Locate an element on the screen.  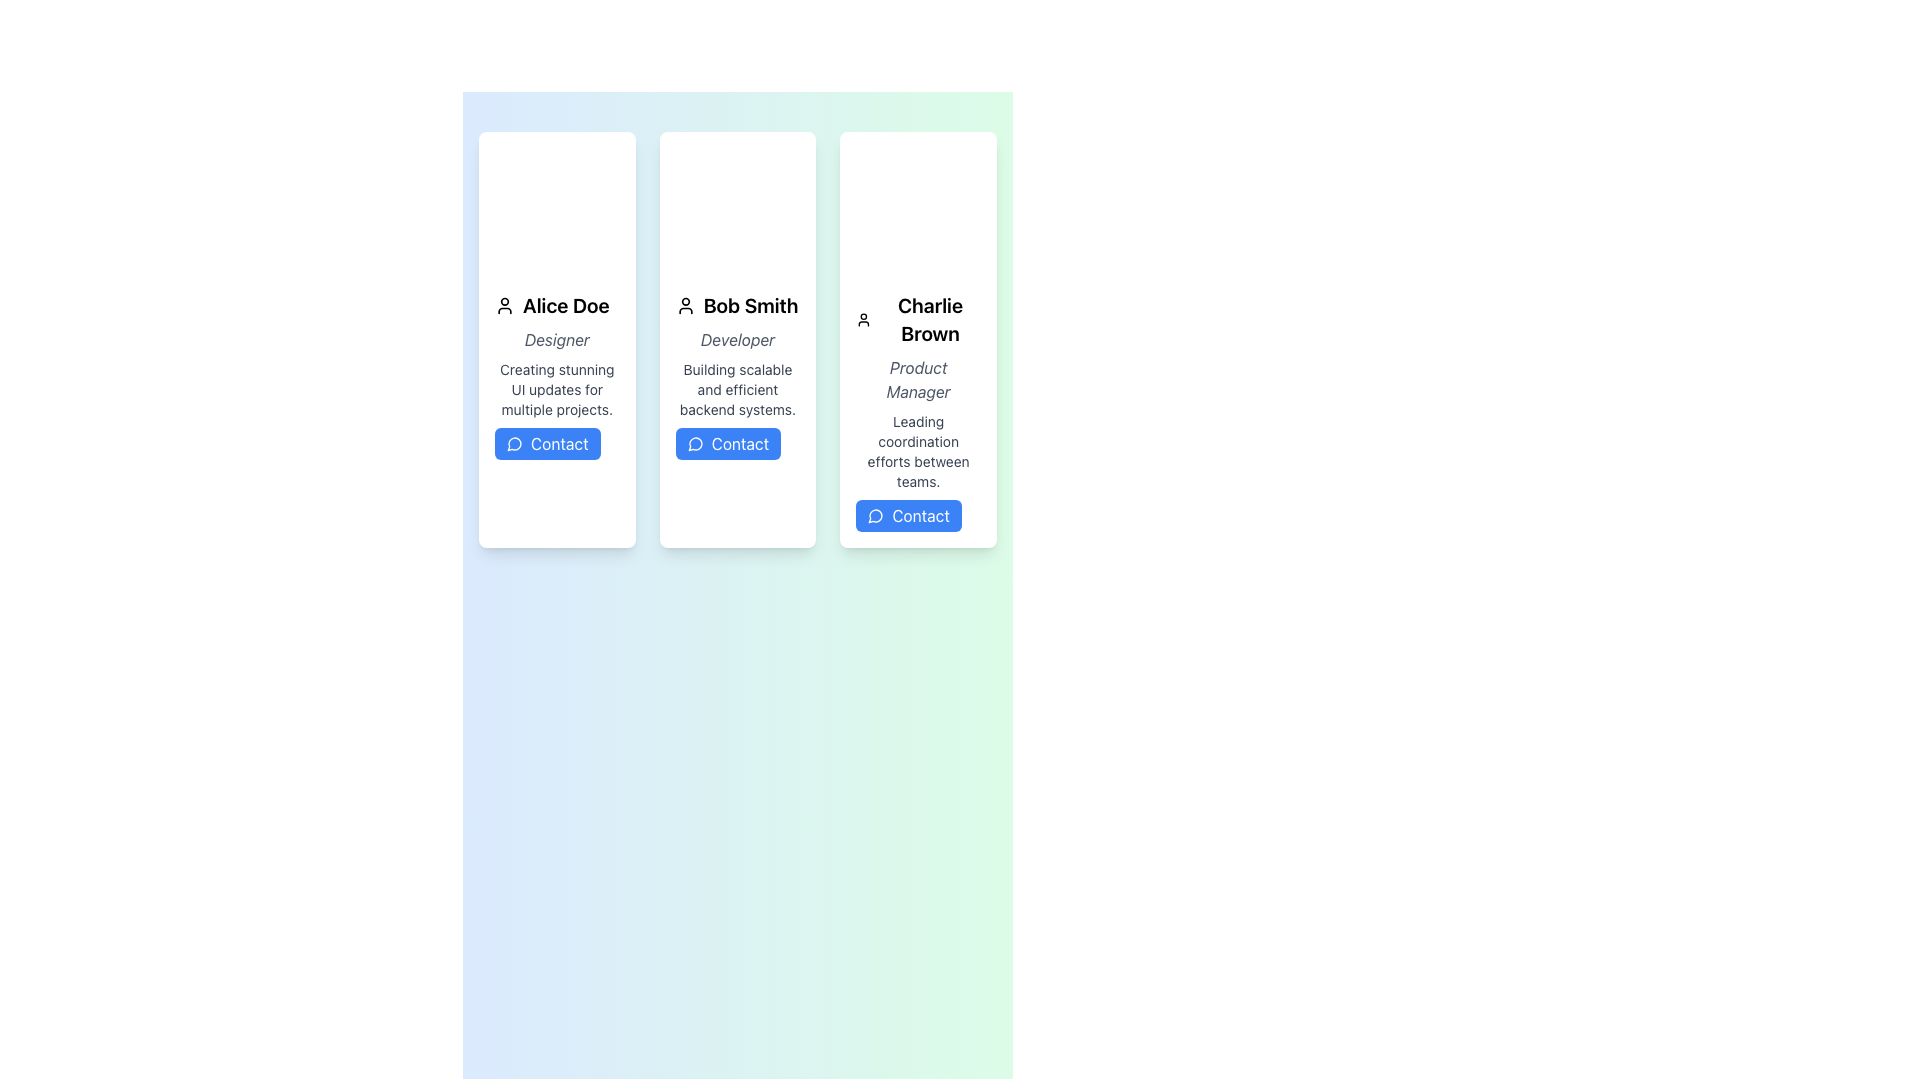
text block styled in a smaller, gray-colored font containing the phrase 'Leading coordination efforts between teams.' located below the 'Product Manager' title within the profile card of Charlie Brown is located at coordinates (917, 451).